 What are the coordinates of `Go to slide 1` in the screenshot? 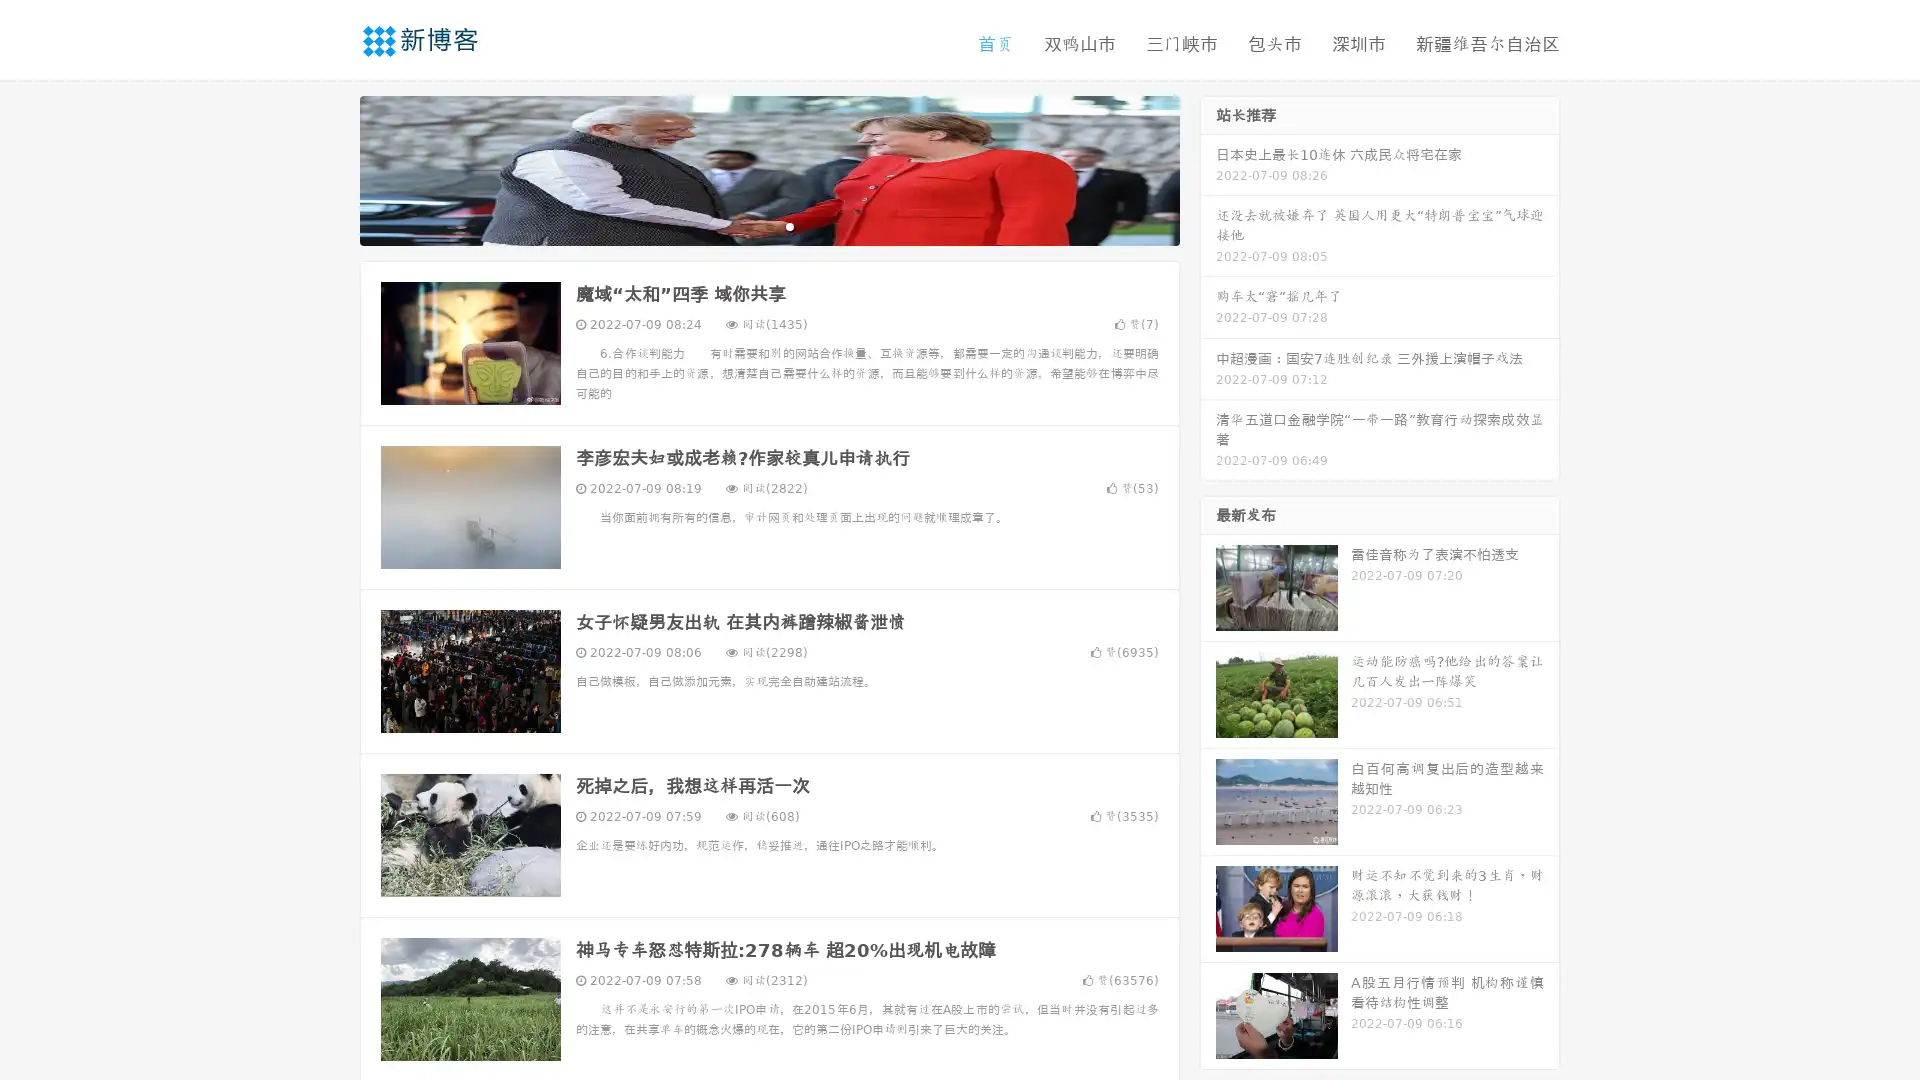 It's located at (748, 225).